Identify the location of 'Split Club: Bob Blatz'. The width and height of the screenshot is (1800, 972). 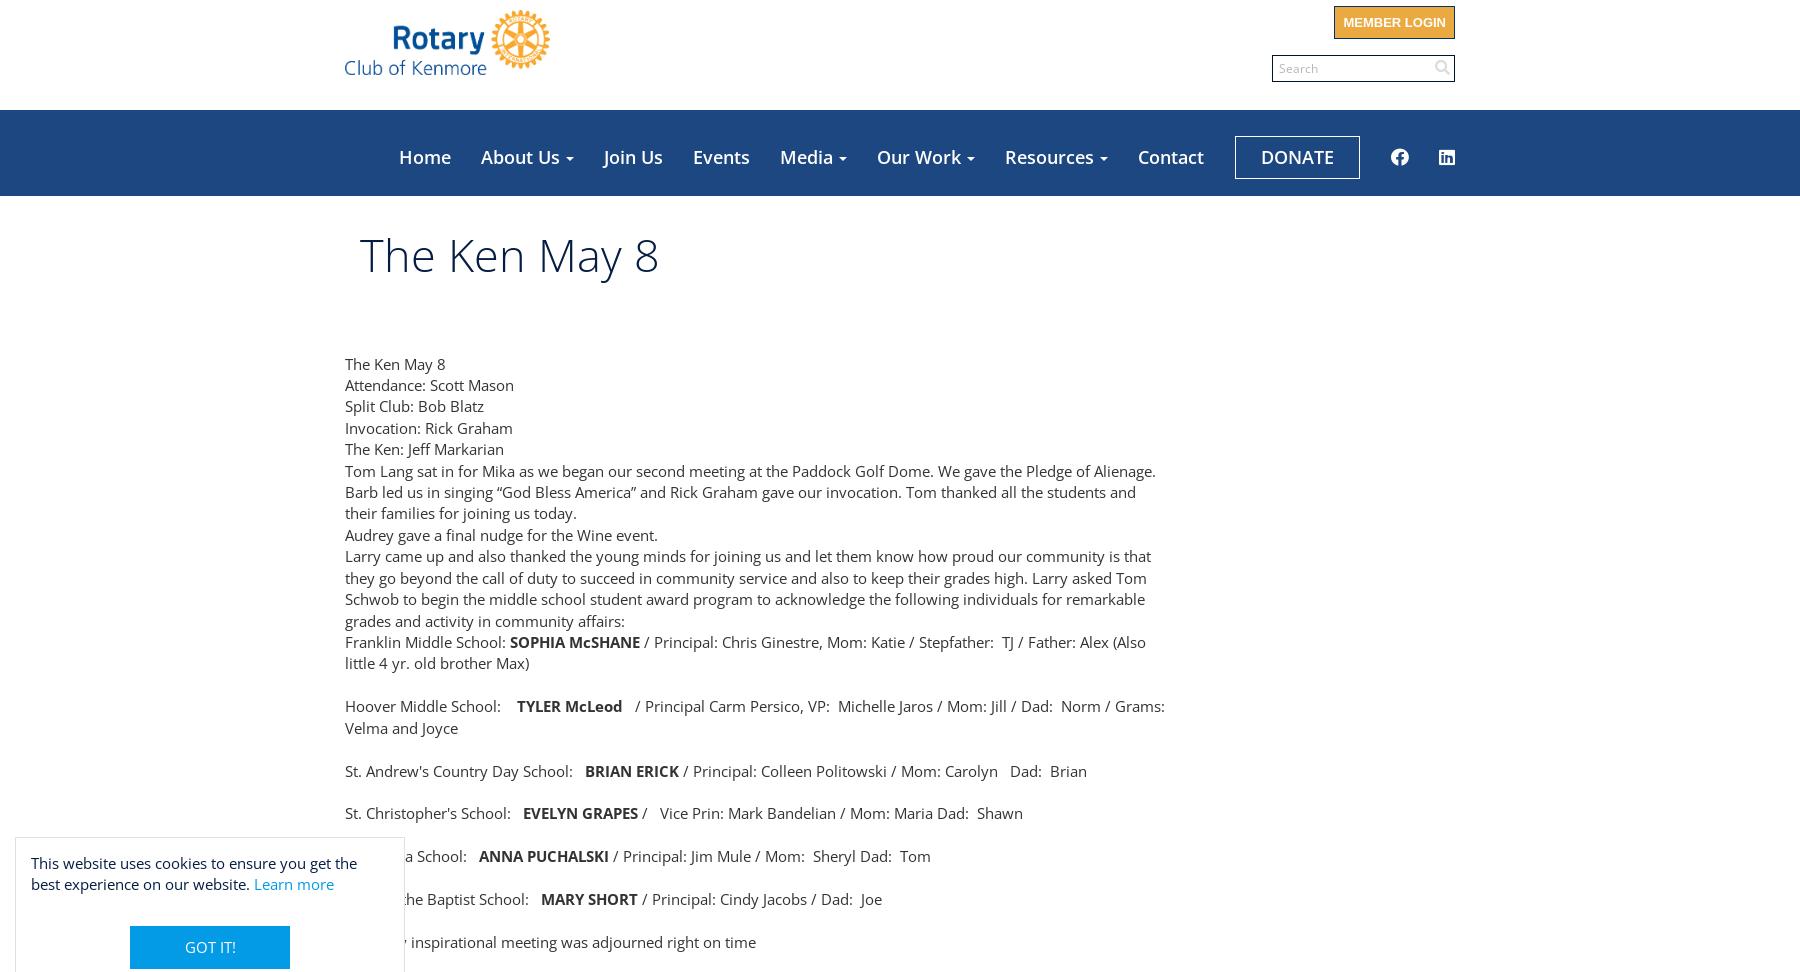
(414, 406).